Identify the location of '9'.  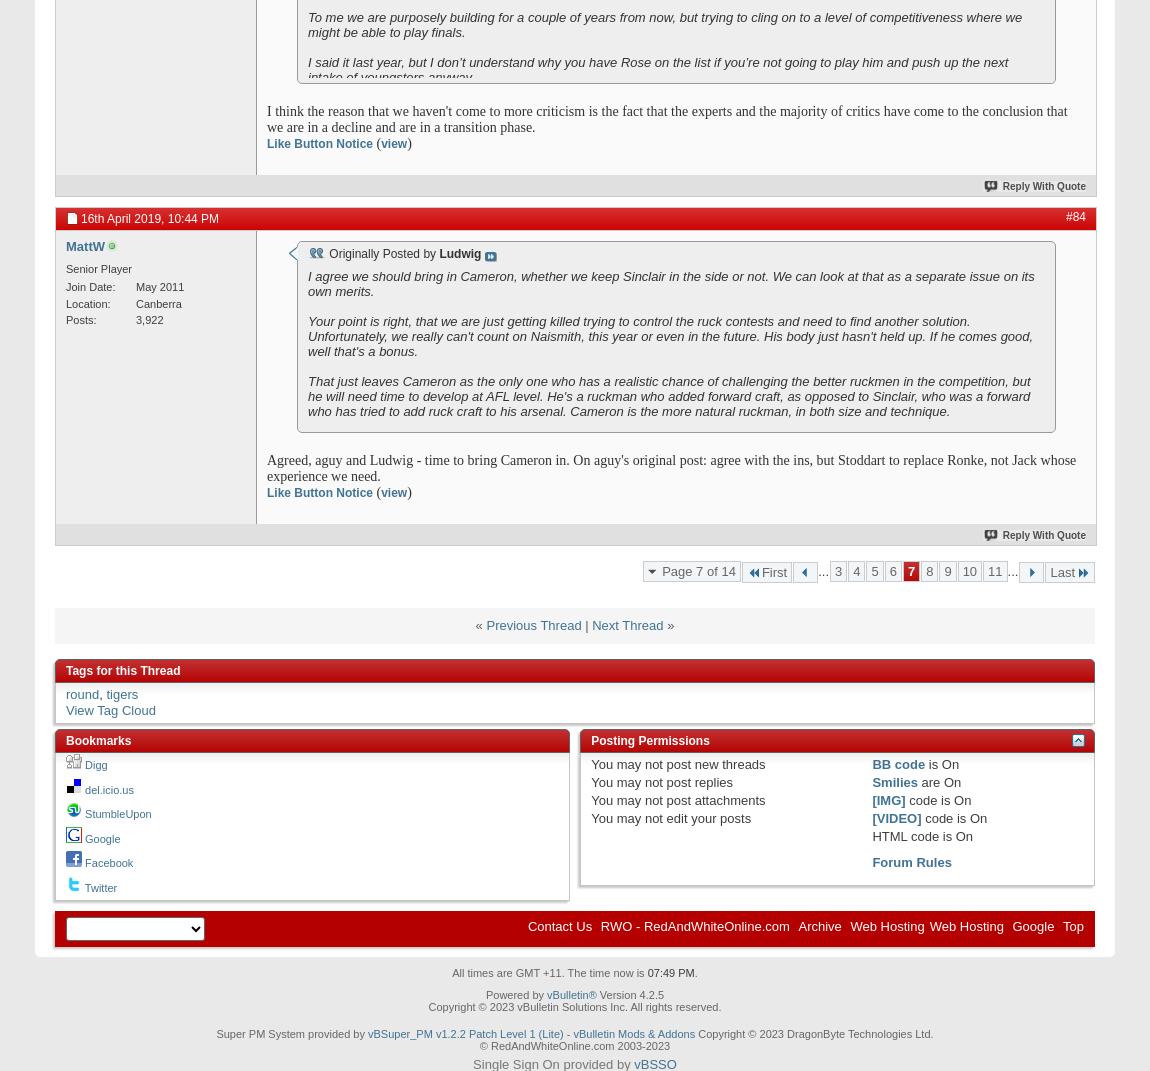
(944, 571).